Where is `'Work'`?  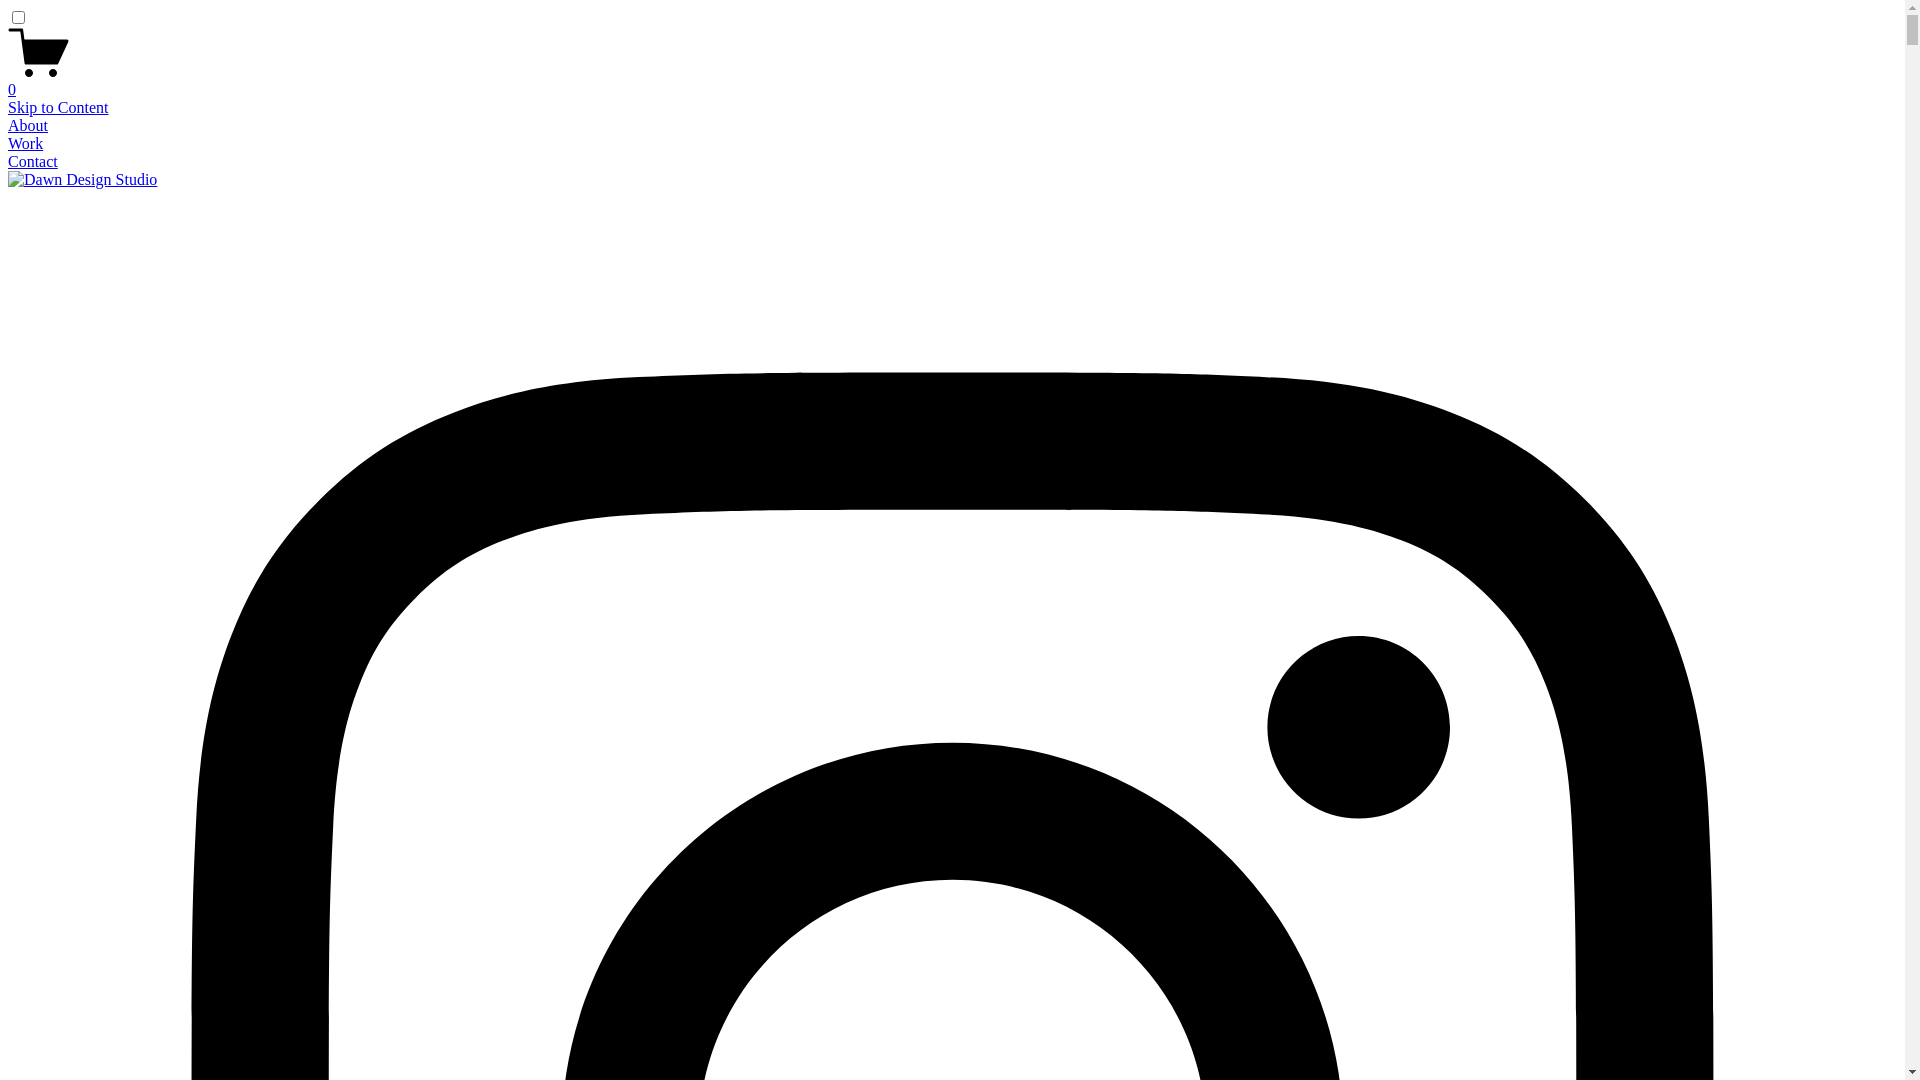
'Work' is located at coordinates (25, 142).